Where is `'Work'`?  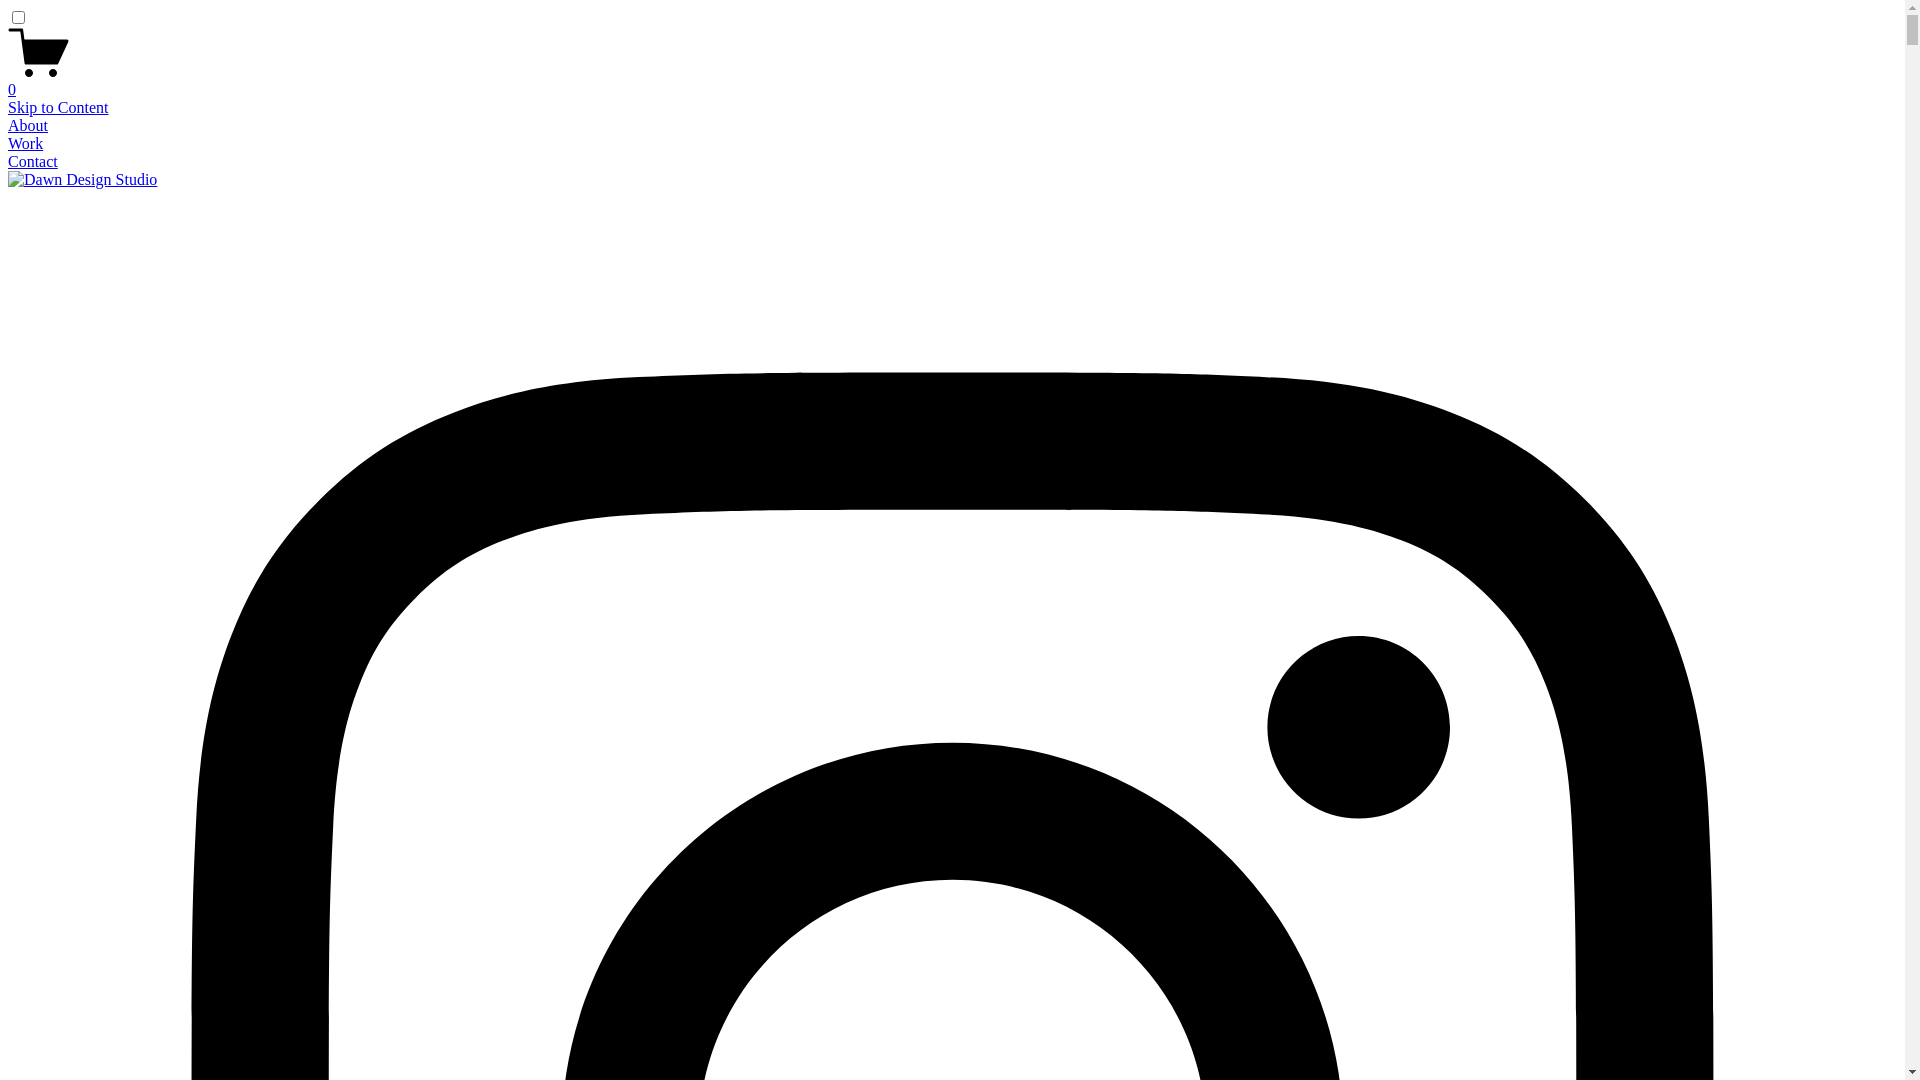
'Work' is located at coordinates (25, 142).